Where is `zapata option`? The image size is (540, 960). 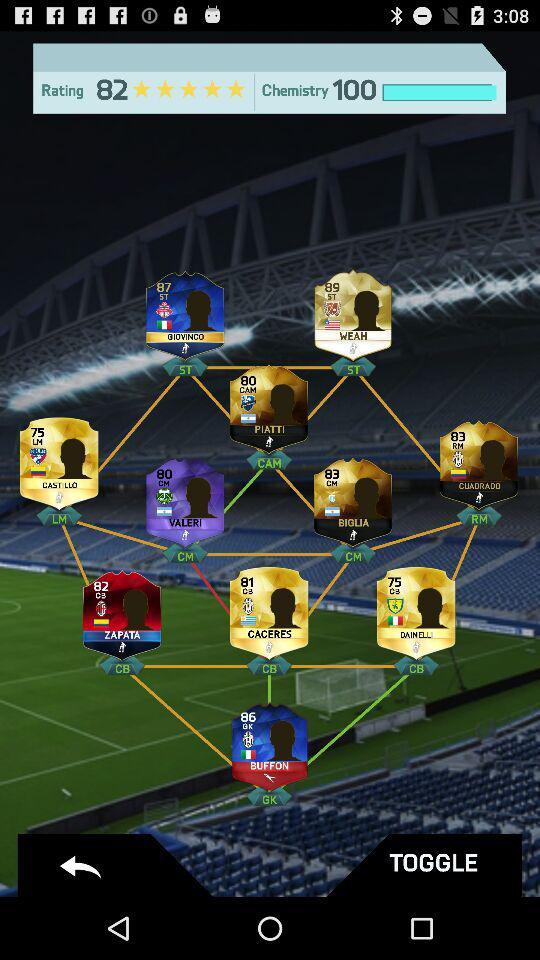 zapata option is located at coordinates (122, 608).